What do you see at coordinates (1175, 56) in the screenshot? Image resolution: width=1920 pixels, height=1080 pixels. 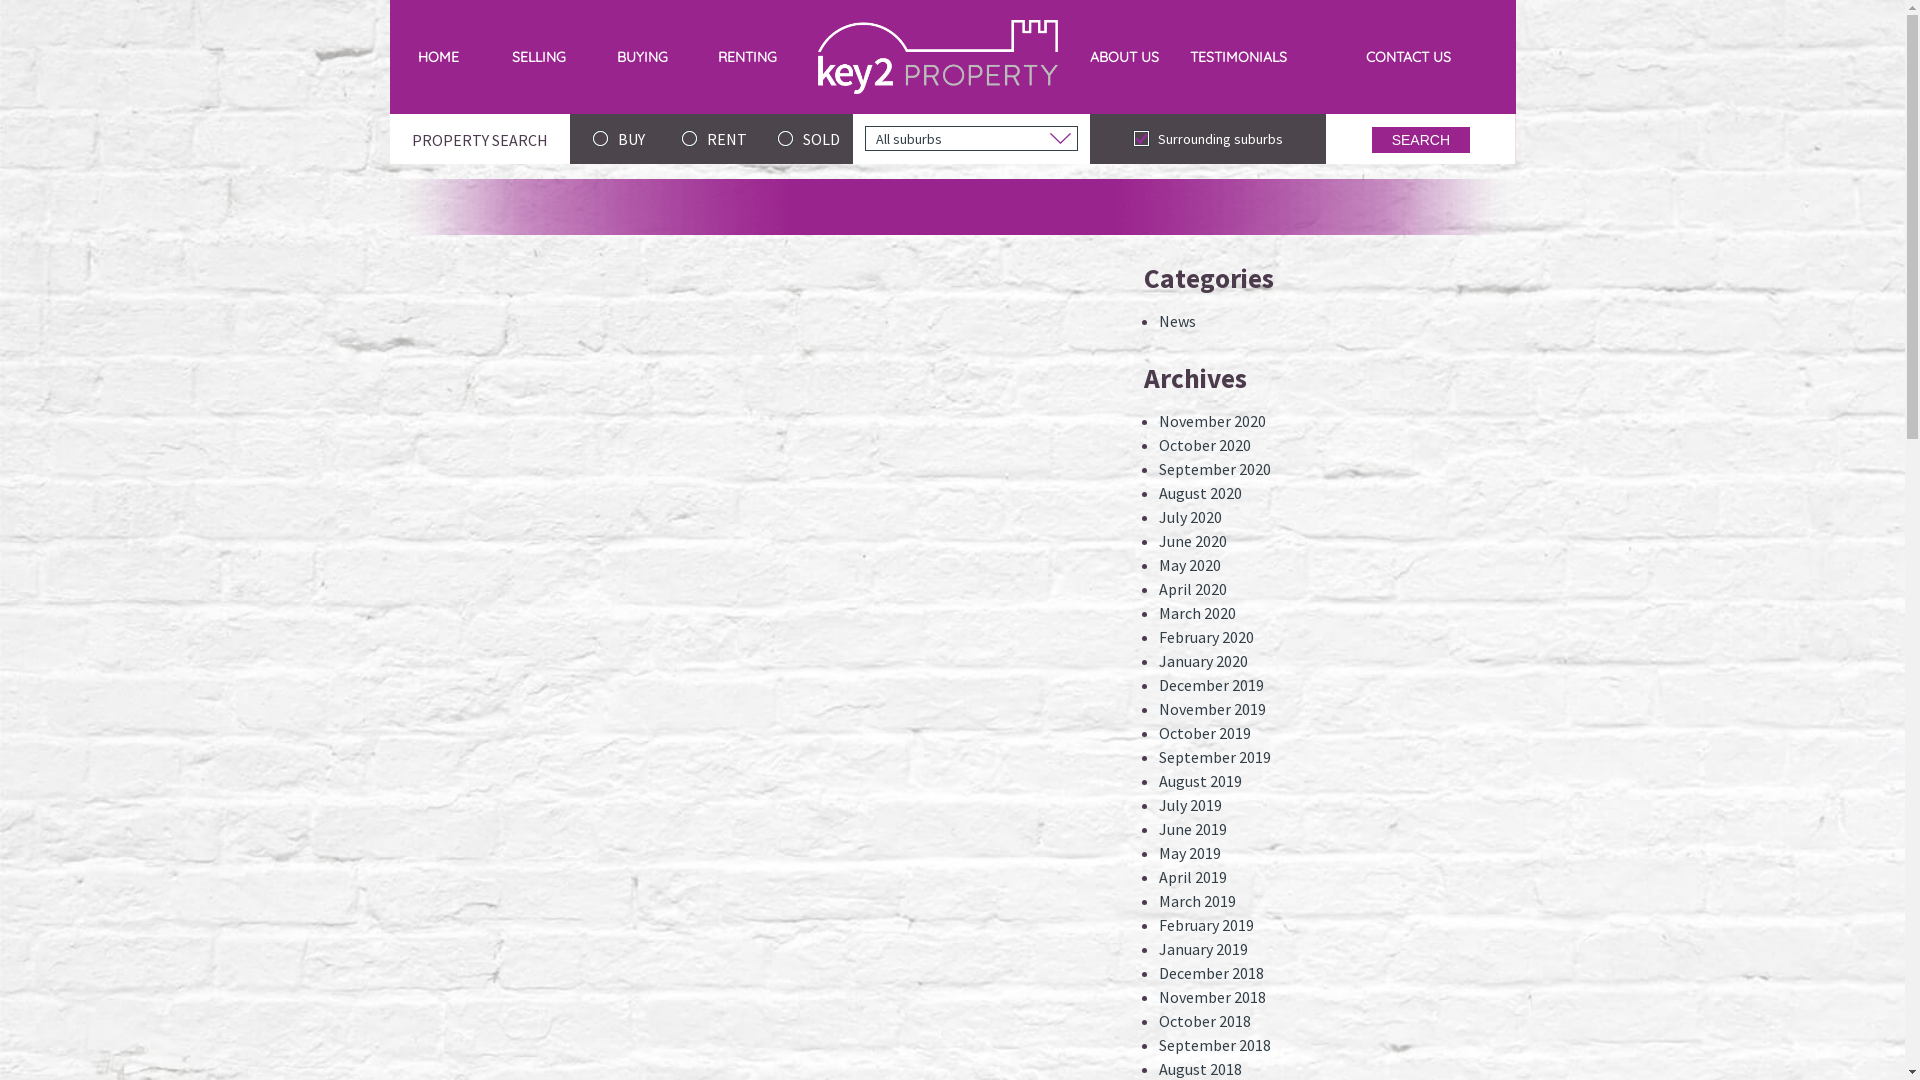 I see `'TESTIMONIALS'` at bounding box center [1175, 56].